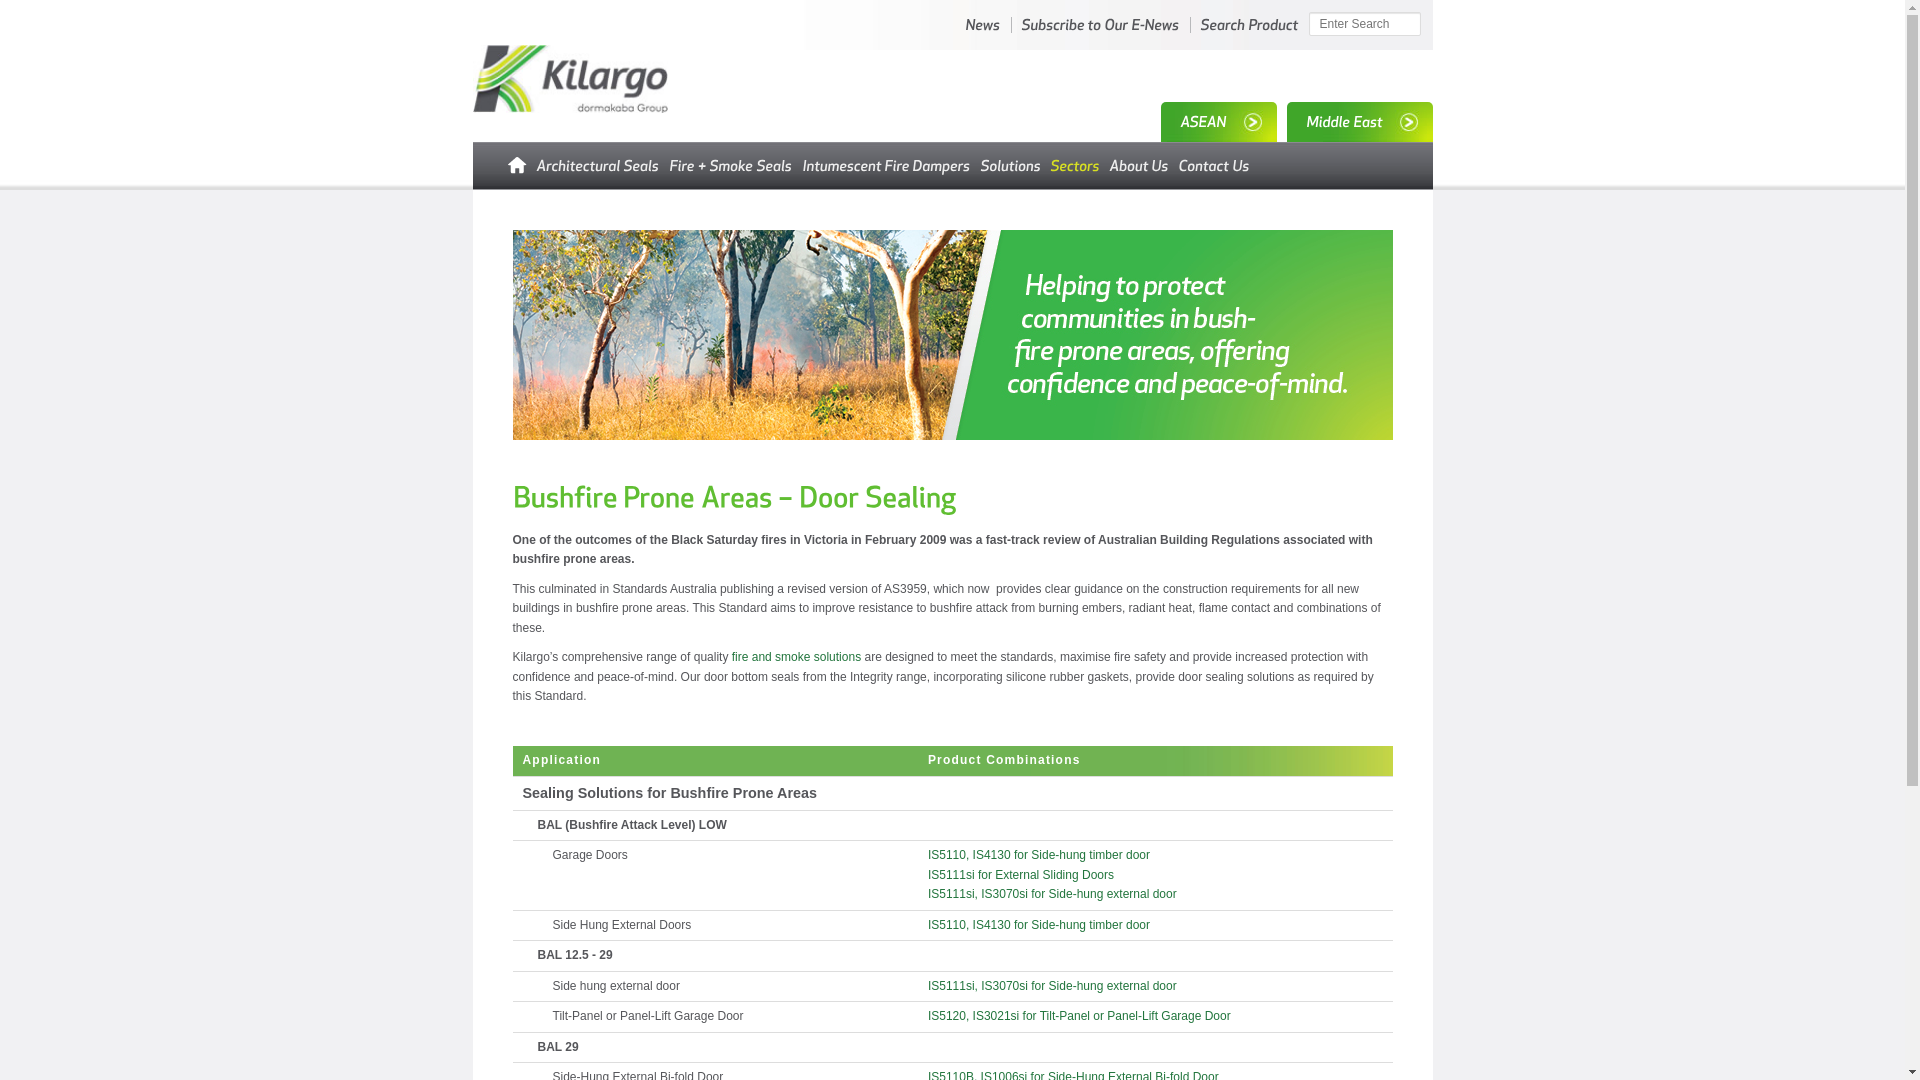 This screenshot has width=1920, height=1080. Describe the element at coordinates (1051, 985) in the screenshot. I see `'IS5111si, IS3070si for Side-hung external door'` at that location.